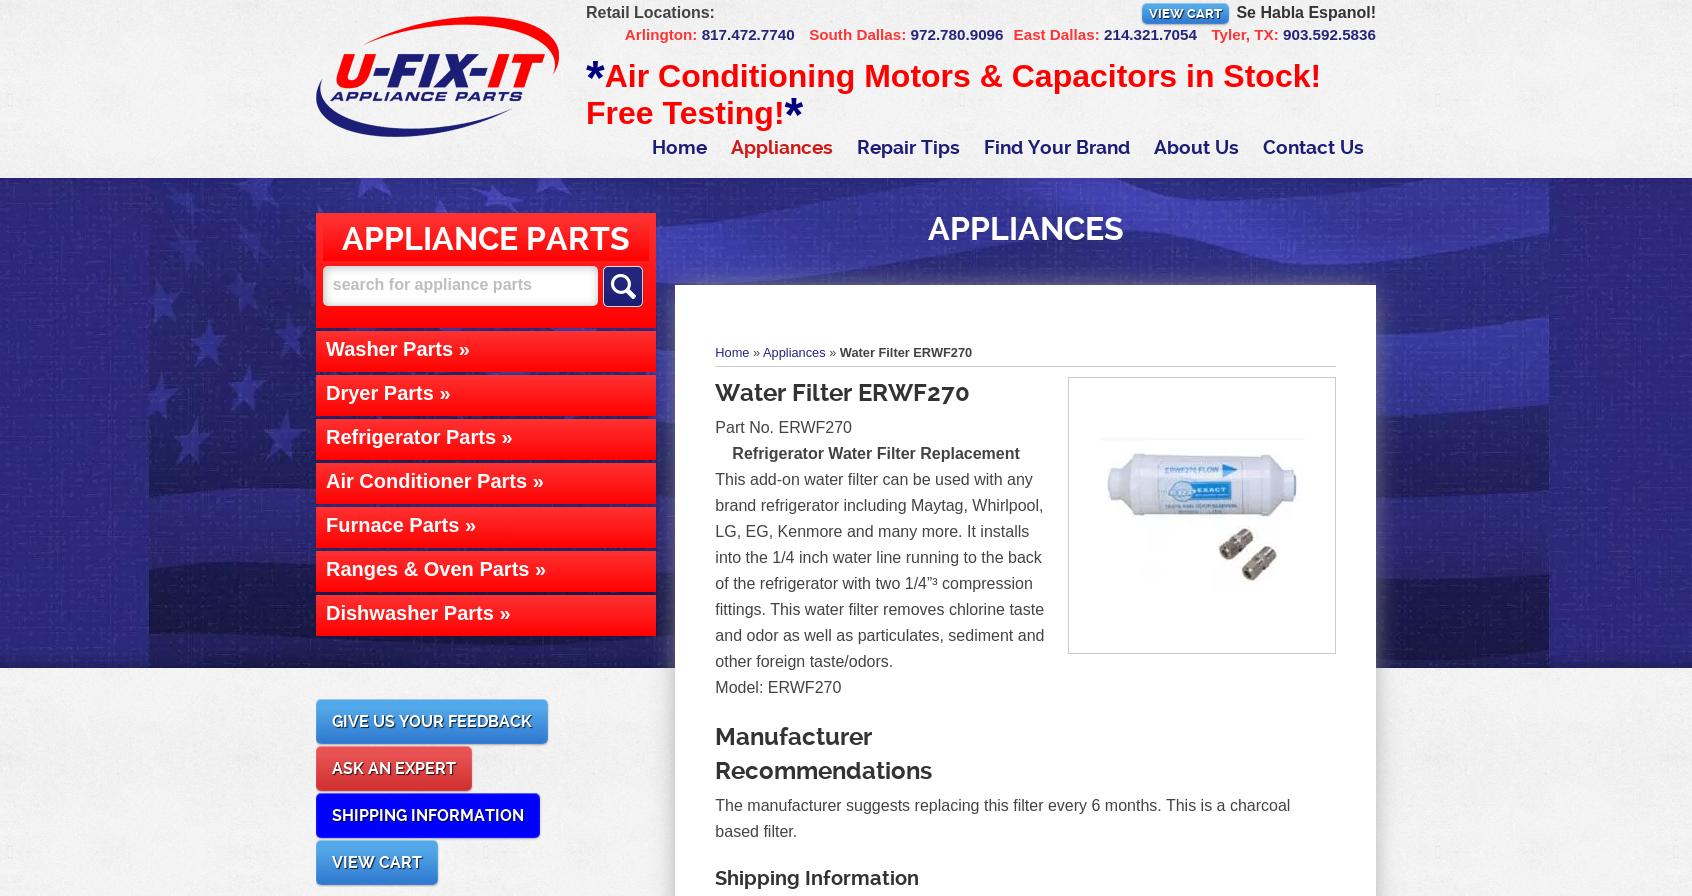 The width and height of the screenshot is (1692, 896). I want to click on 'This add-on water filter can be used with any brand refrigerator including Maytag, Whirlpool, LG, EG, Kenmore and many more. It installs into the 1/4 inch water line running to the back of the refrigerator with two 1/4”³ compression fittings. This water filter removes chlorine taste and odor as well as particulates, sediment and other foreign taste/odors.', so click(878, 570).